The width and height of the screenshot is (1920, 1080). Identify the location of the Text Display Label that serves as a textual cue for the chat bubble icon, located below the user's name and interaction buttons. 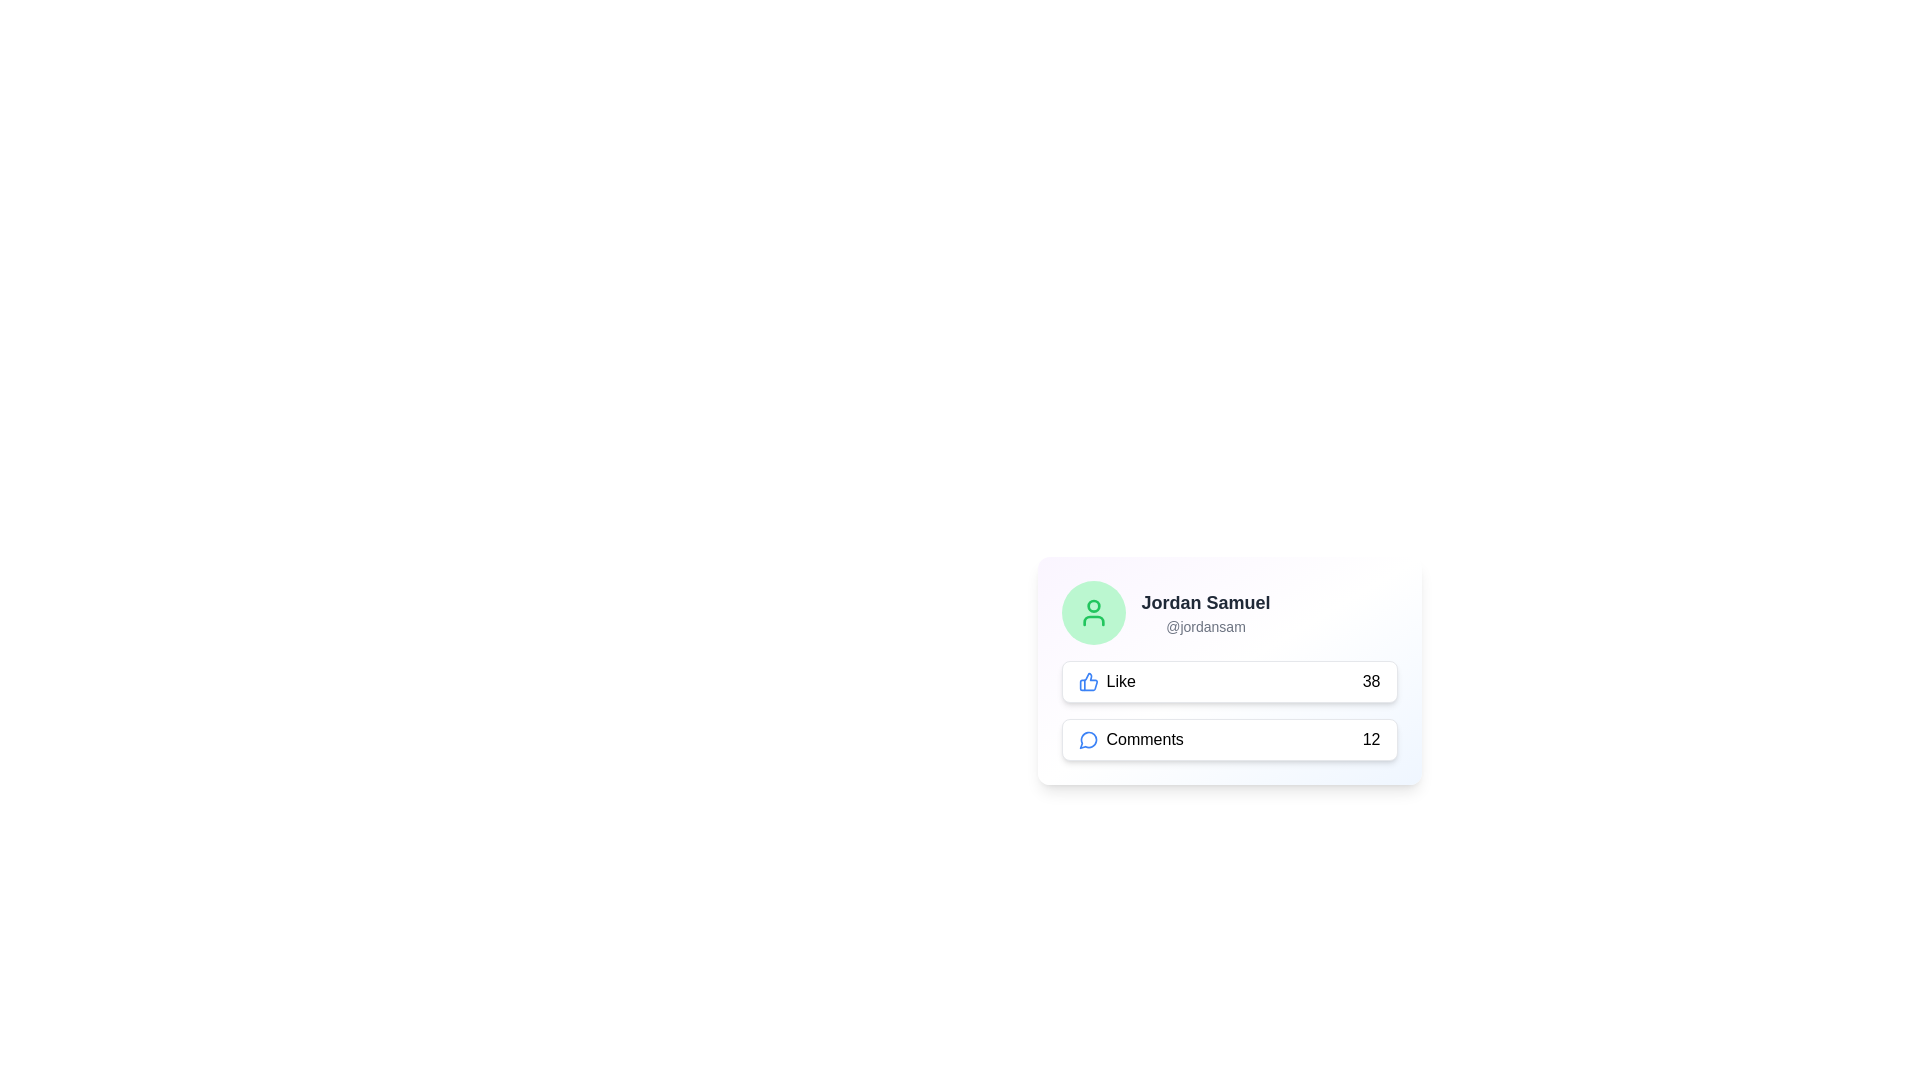
(1145, 740).